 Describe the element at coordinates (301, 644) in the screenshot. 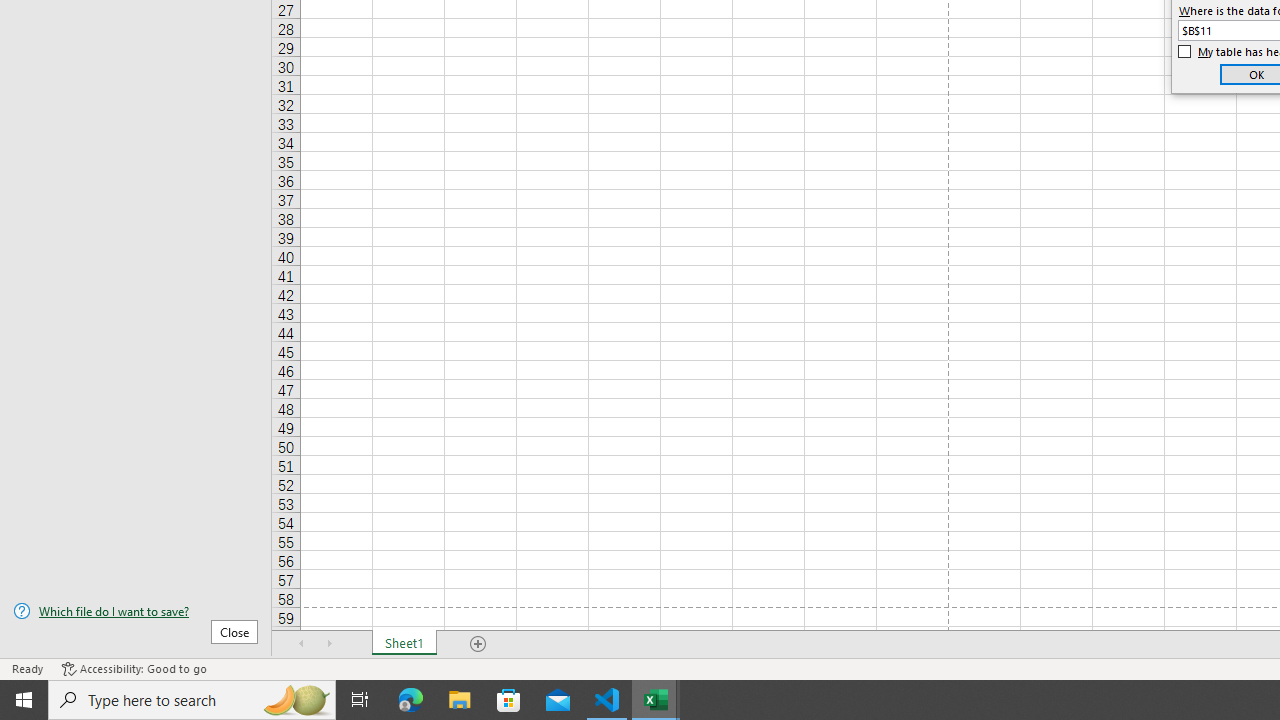

I see `'Scroll Left'` at that location.